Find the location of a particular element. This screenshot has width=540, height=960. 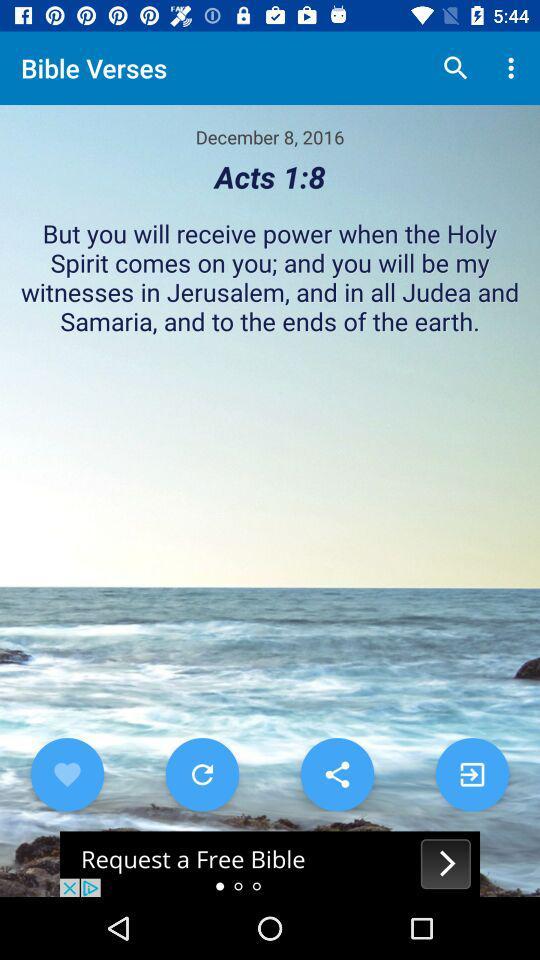

load the next page is located at coordinates (472, 773).